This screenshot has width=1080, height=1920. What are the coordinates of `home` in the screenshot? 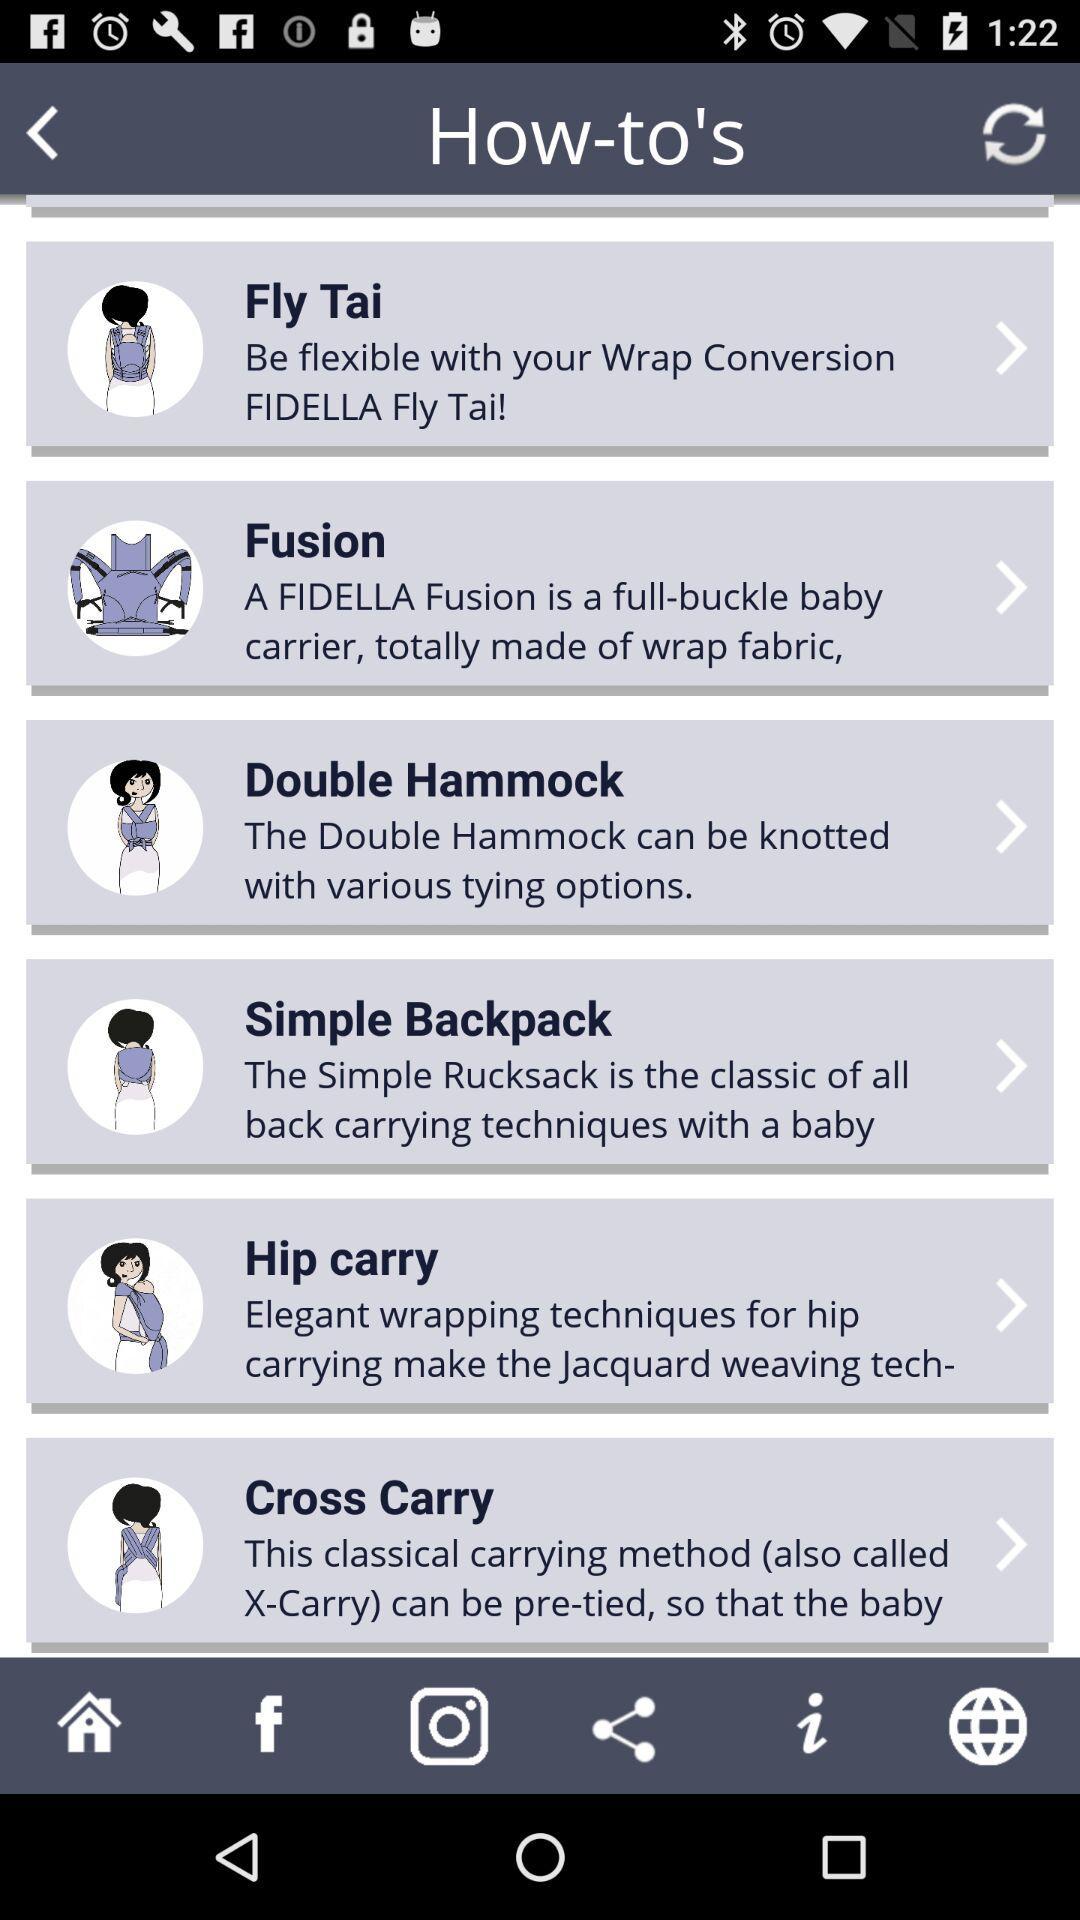 It's located at (88, 1724).